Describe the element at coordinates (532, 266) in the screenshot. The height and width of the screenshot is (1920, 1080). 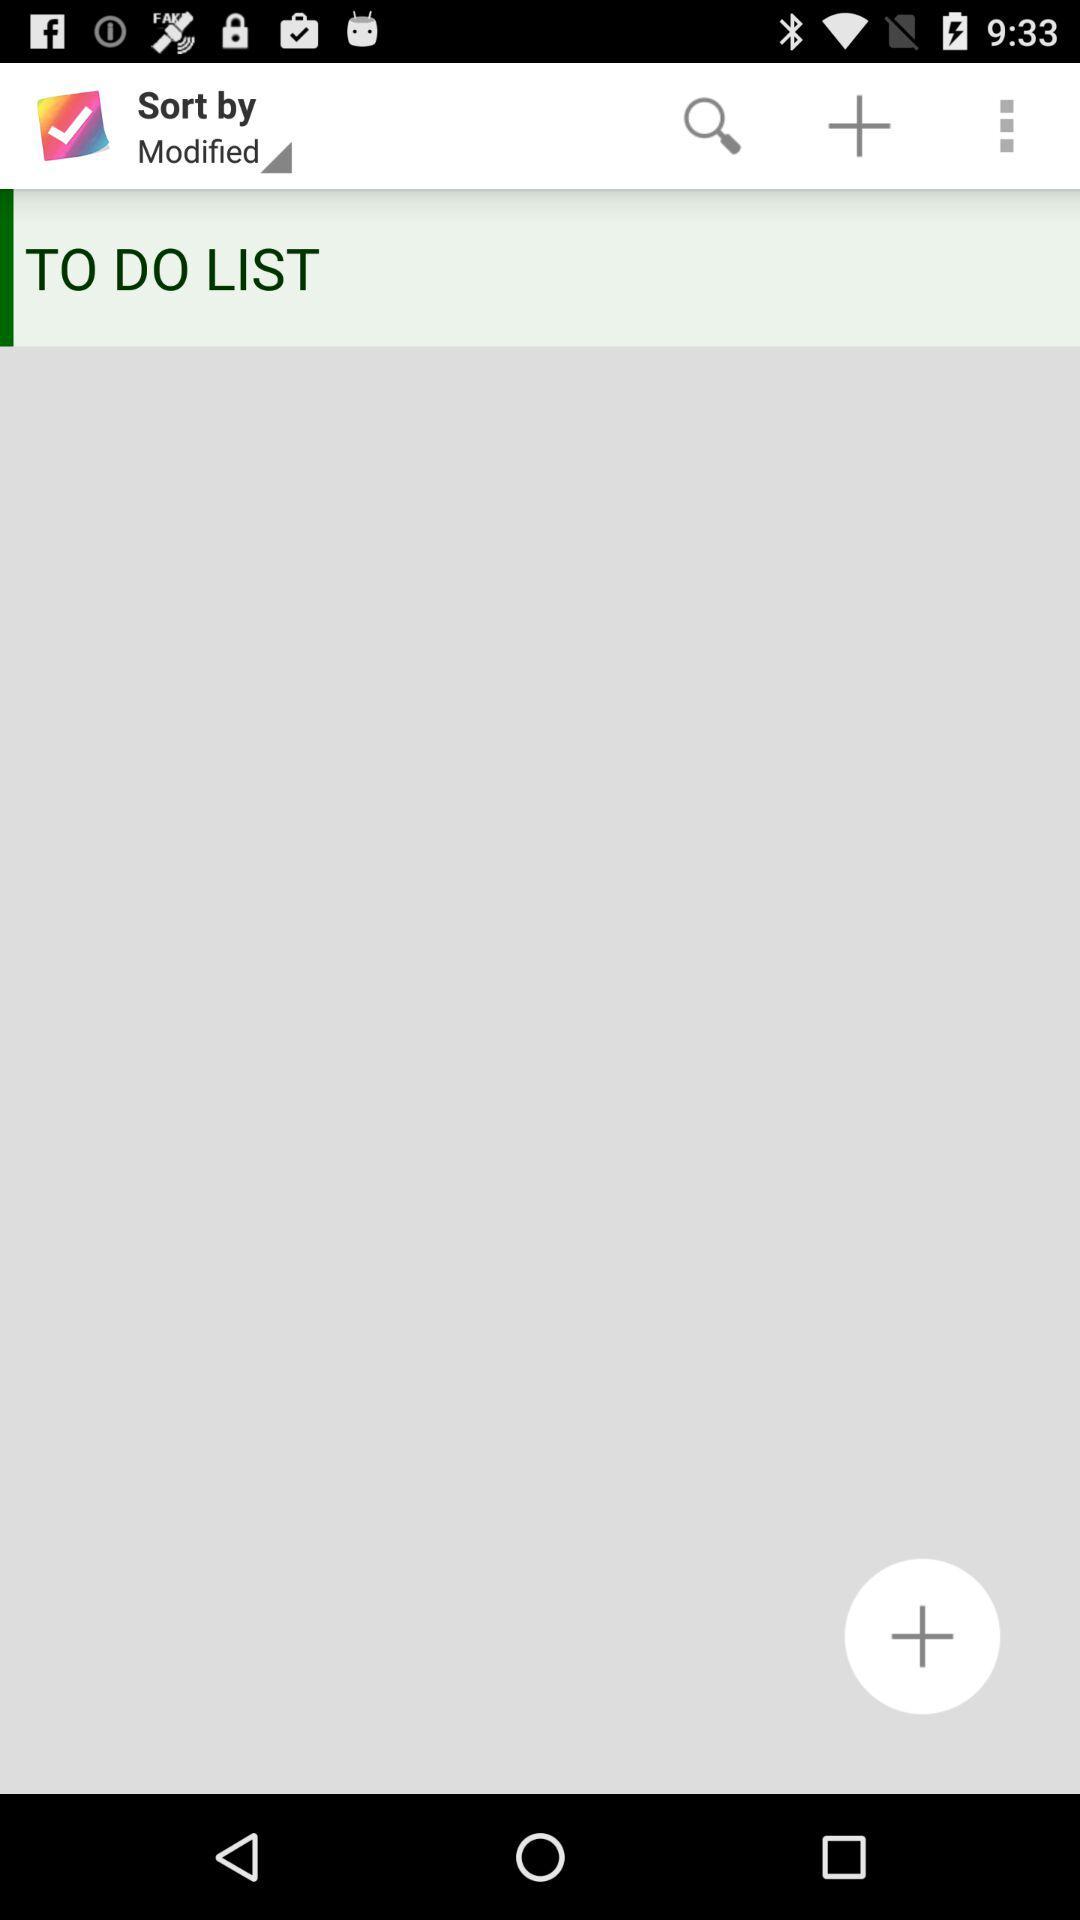
I see `to do list app` at that location.